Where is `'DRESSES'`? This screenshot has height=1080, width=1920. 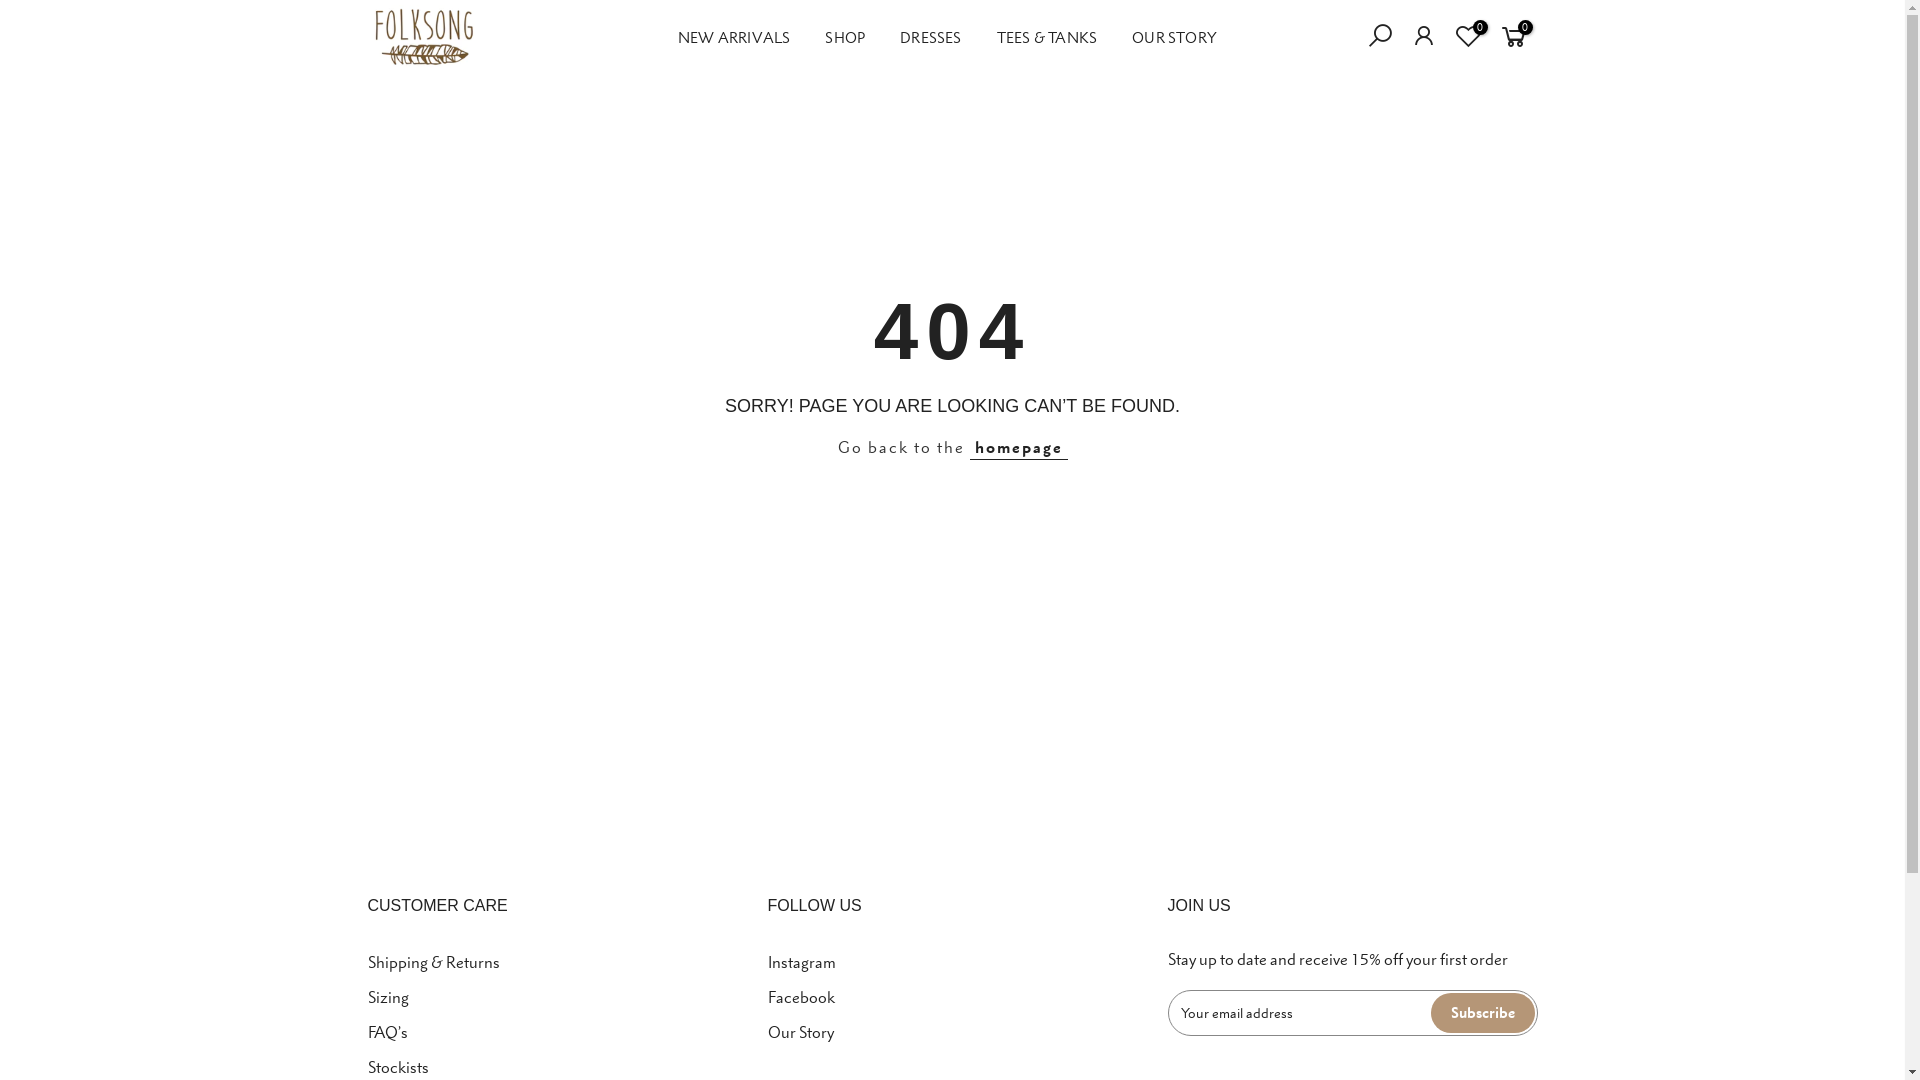
'DRESSES' is located at coordinates (930, 37).